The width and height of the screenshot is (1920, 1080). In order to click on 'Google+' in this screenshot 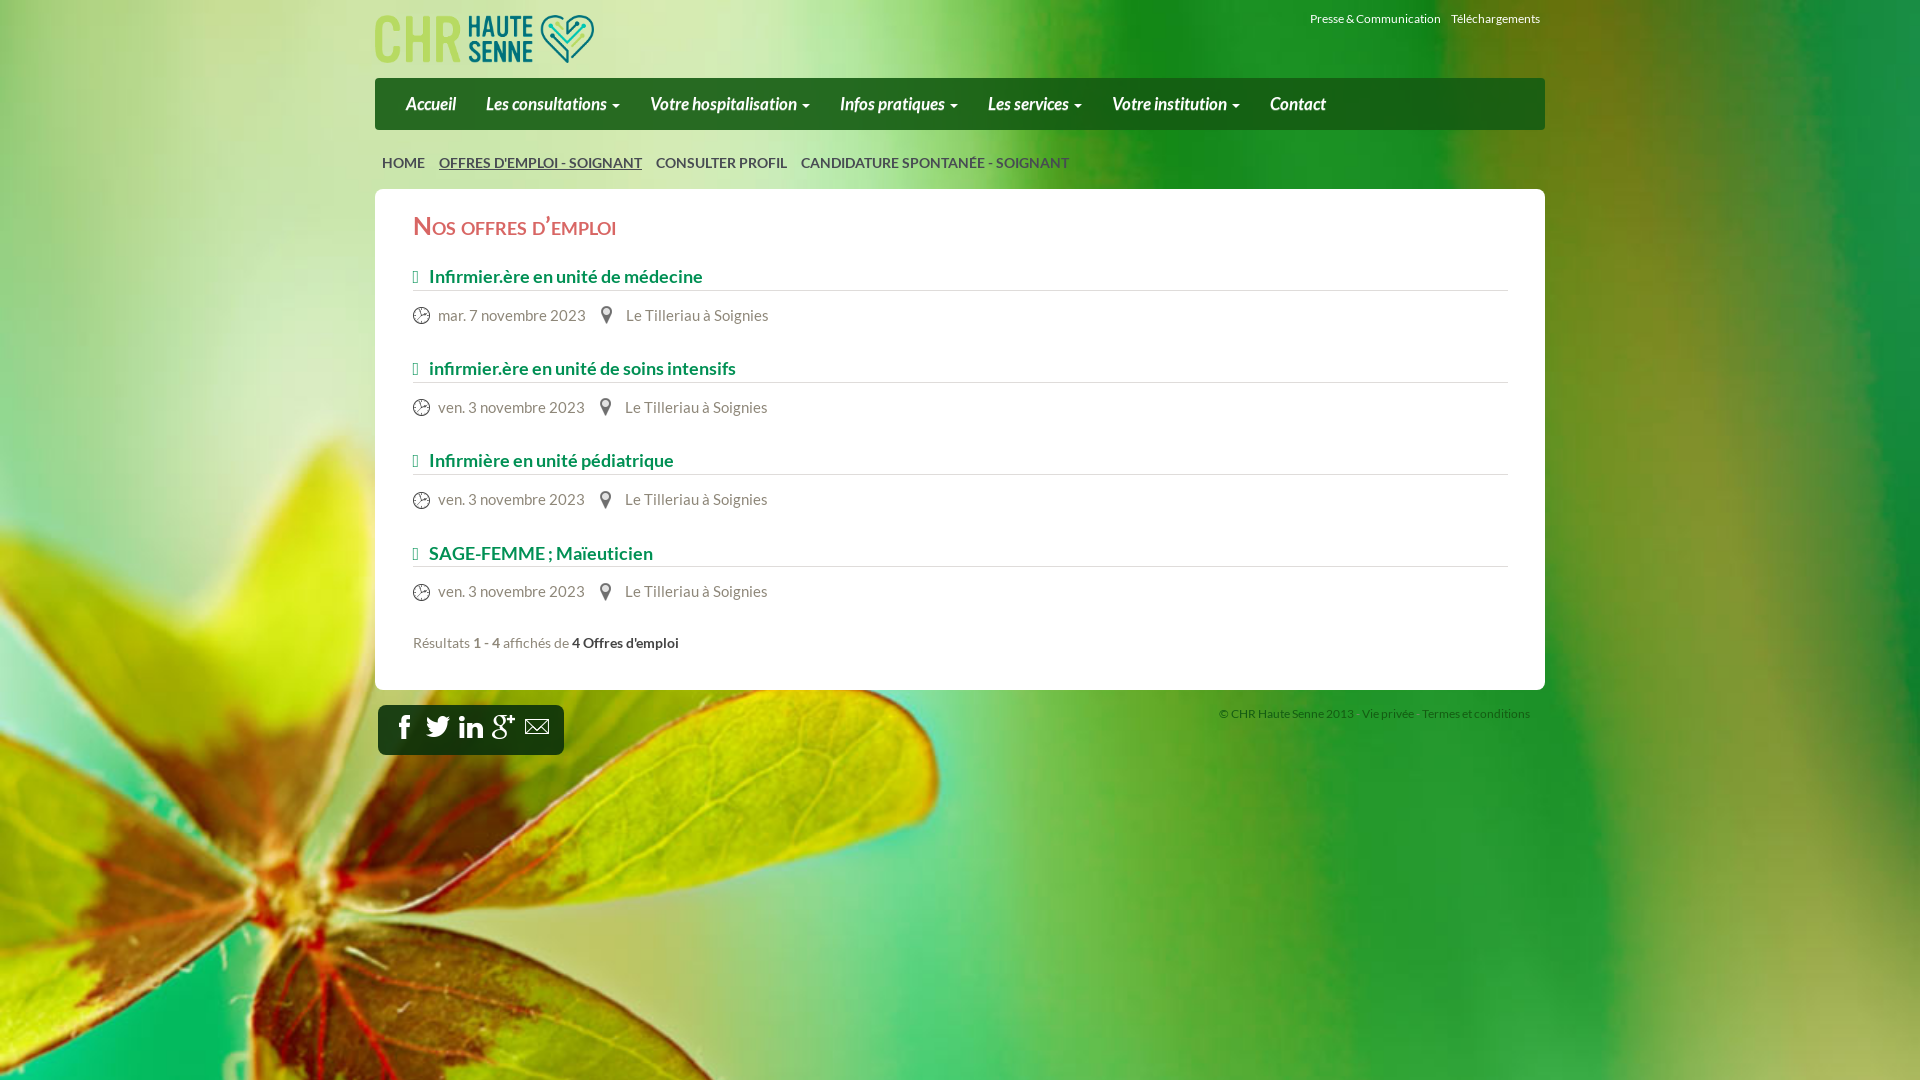, I will do `click(523, 722)`.